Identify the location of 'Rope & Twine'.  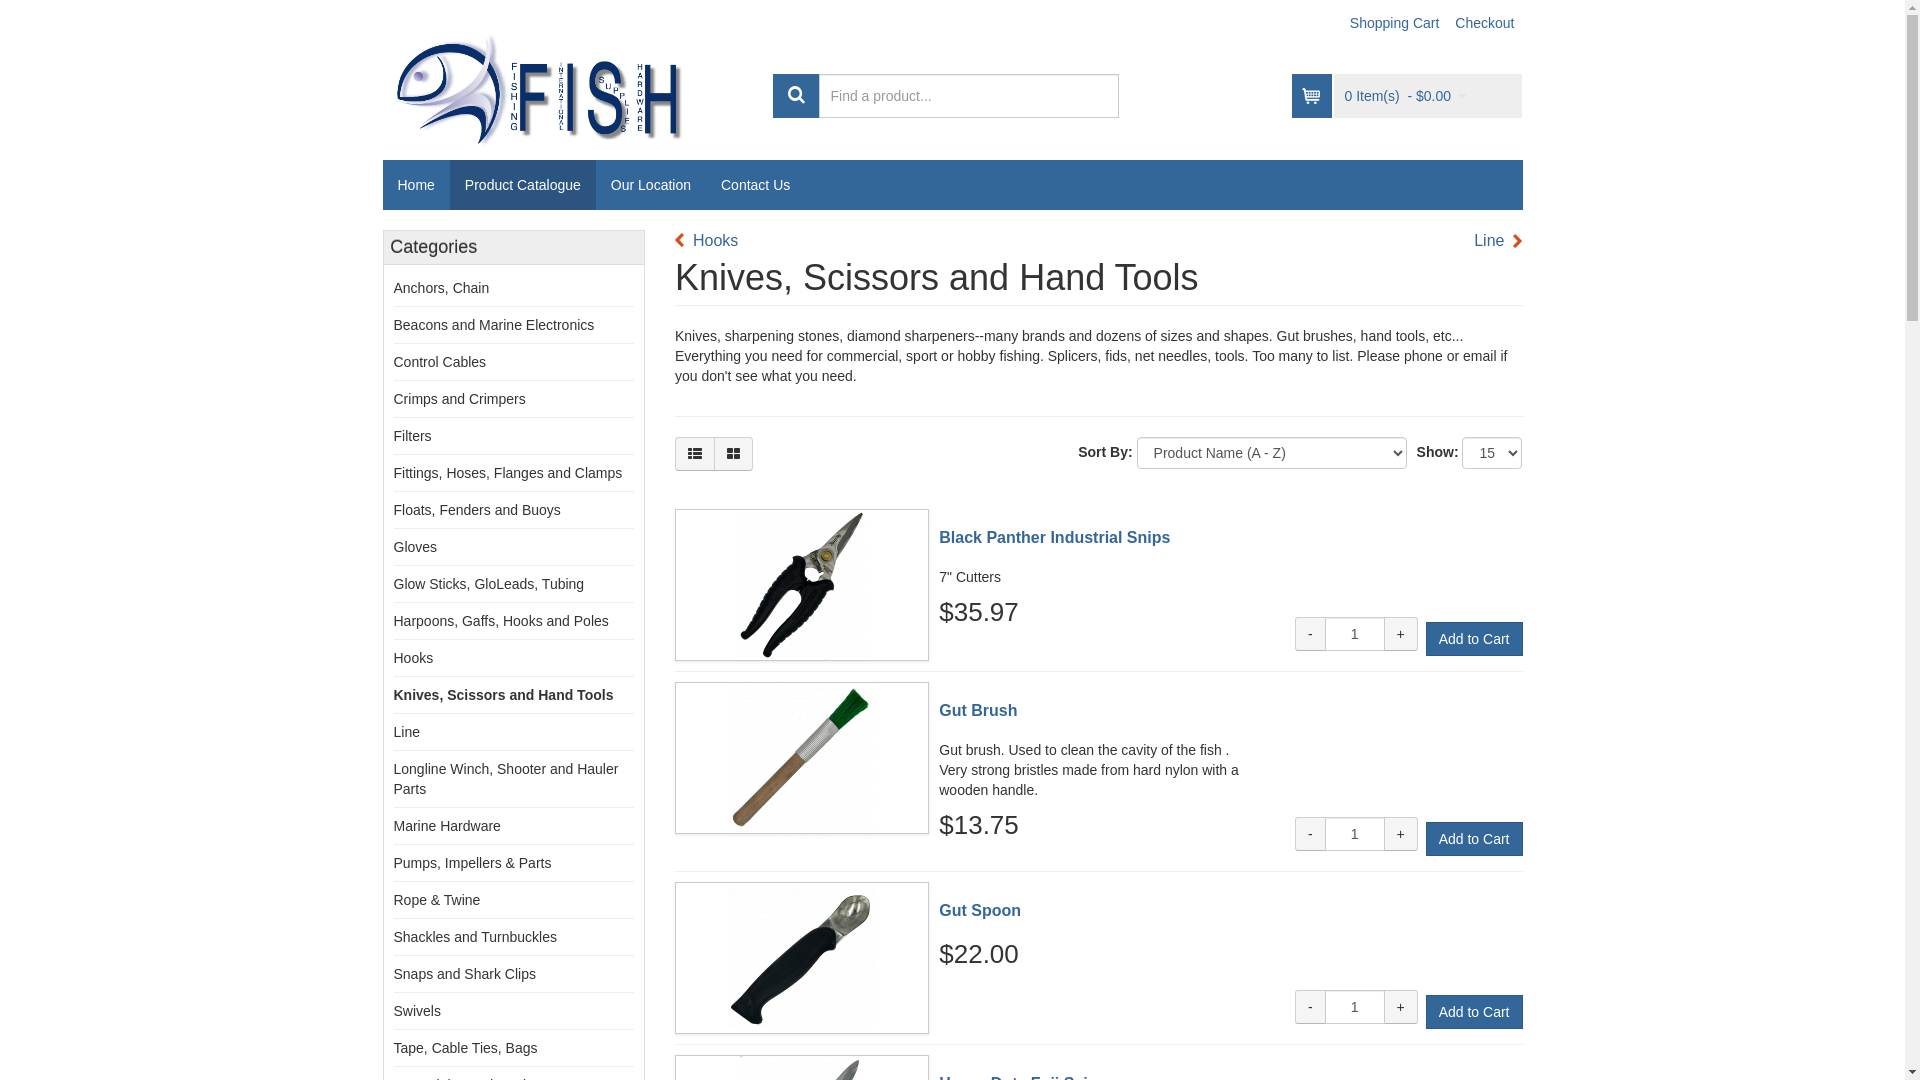
(436, 898).